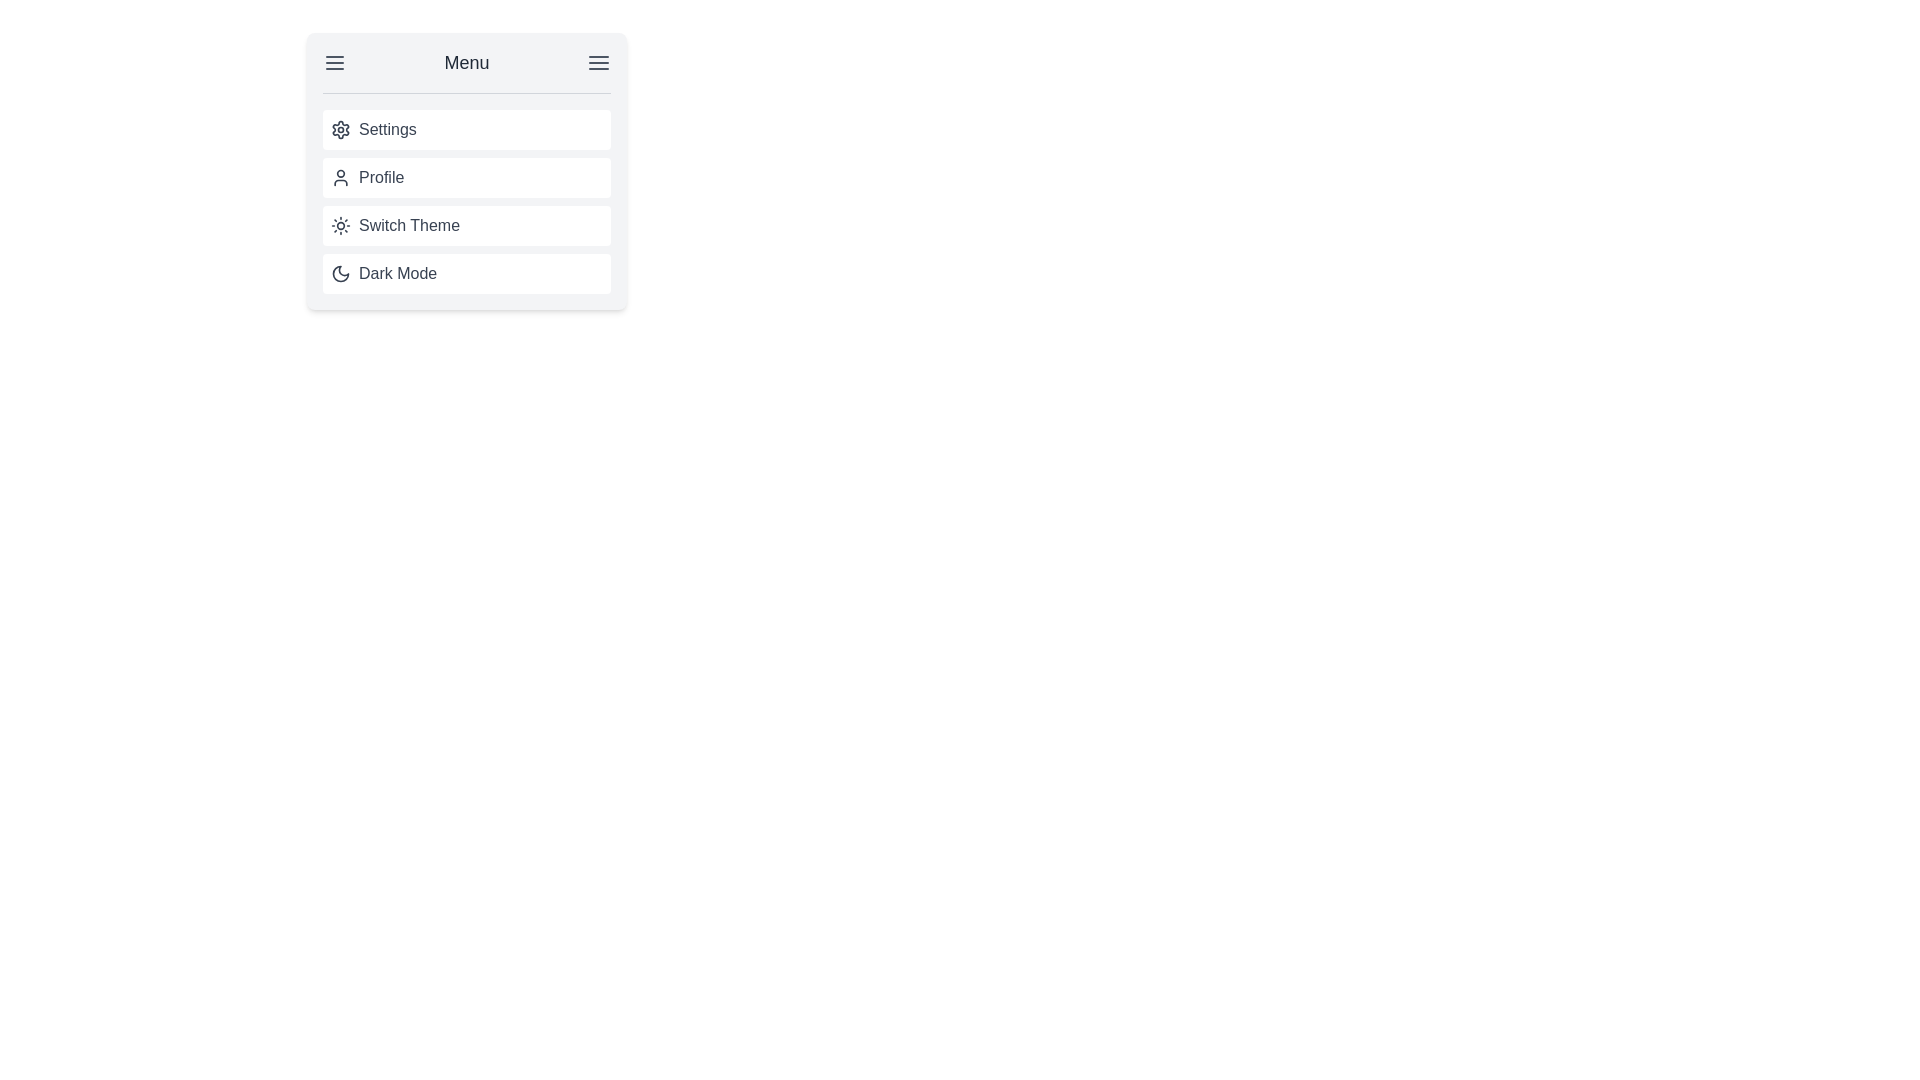 The height and width of the screenshot is (1080, 1920). Describe the element at coordinates (465, 225) in the screenshot. I see `the 'Switch Theme' button located below the 'Profile' item and above the 'Dark Mode' item` at that location.